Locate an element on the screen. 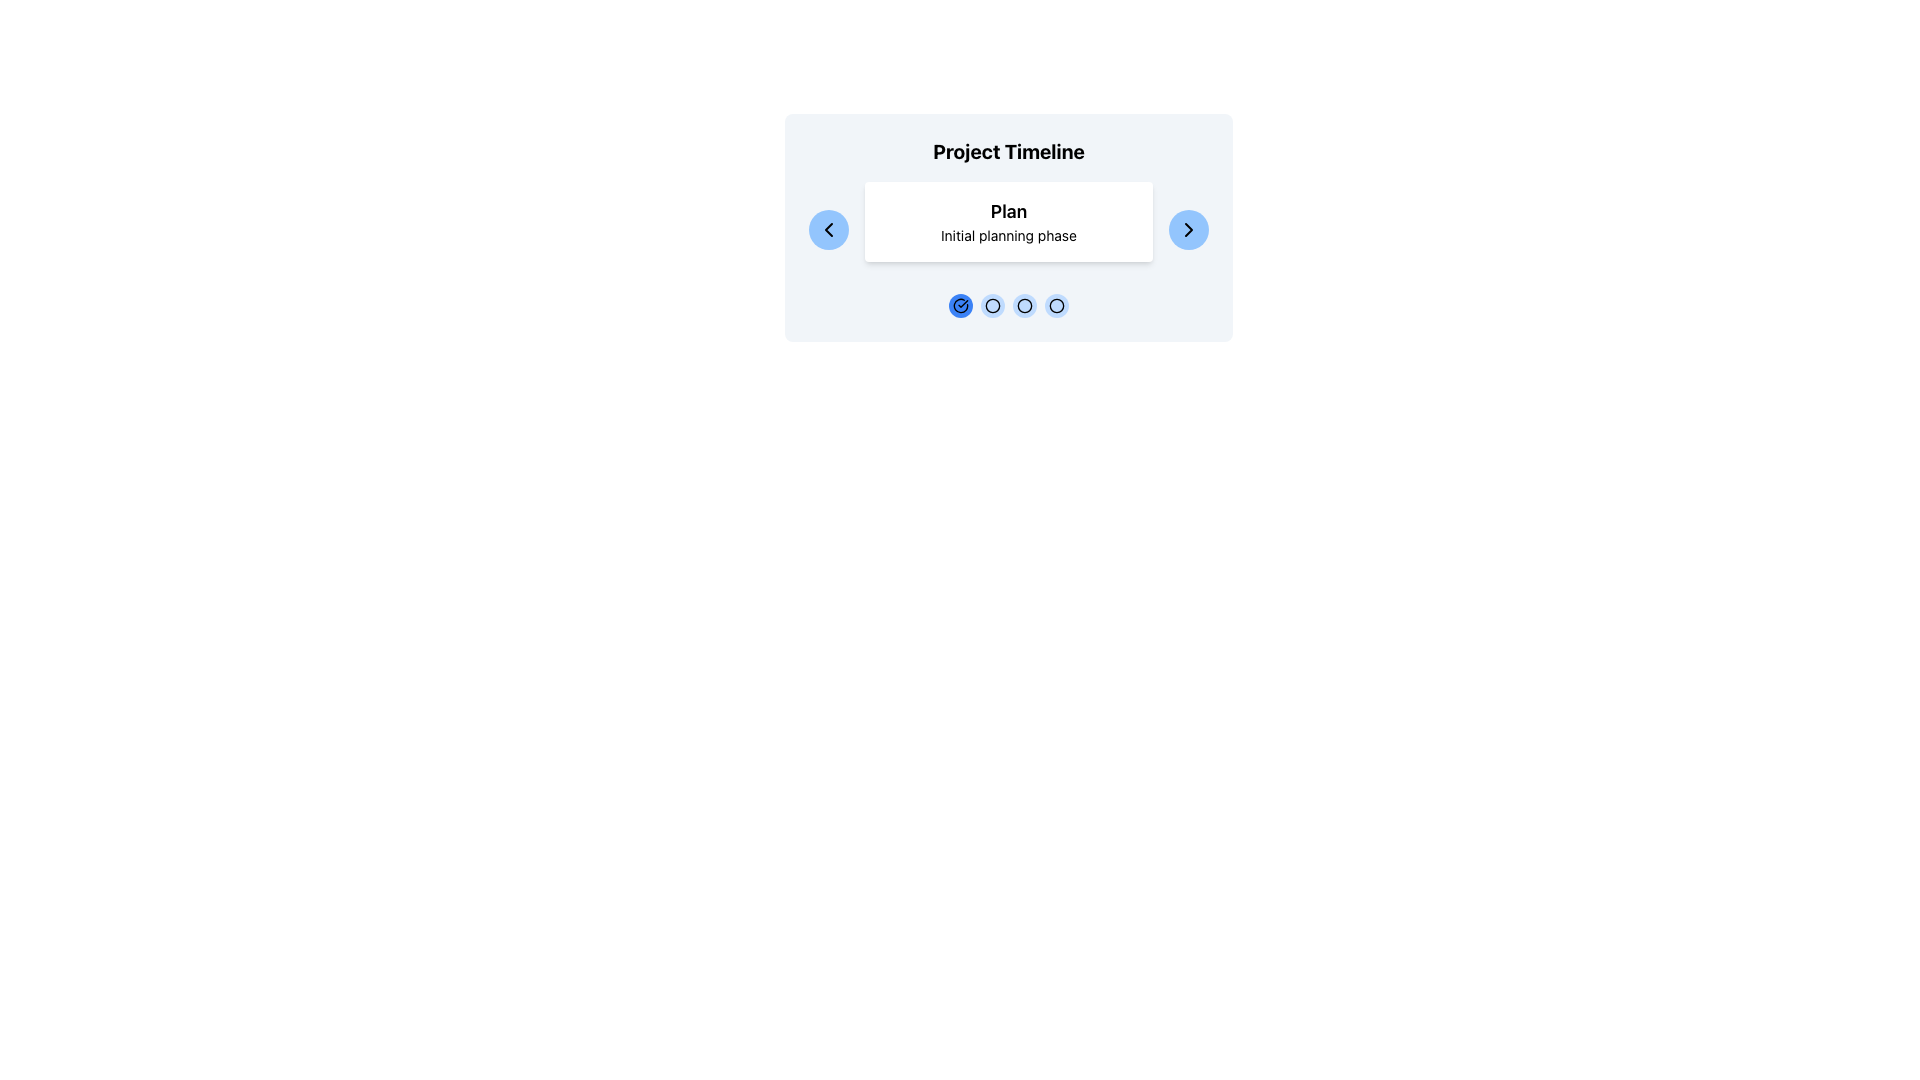 The width and height of the screenshot is (1920, 1080). the Informational card displaying 'Plan' and 'Initial planning phase', which is located at the center of the interface above navigation buttons is located at coordinates (1008, 222).